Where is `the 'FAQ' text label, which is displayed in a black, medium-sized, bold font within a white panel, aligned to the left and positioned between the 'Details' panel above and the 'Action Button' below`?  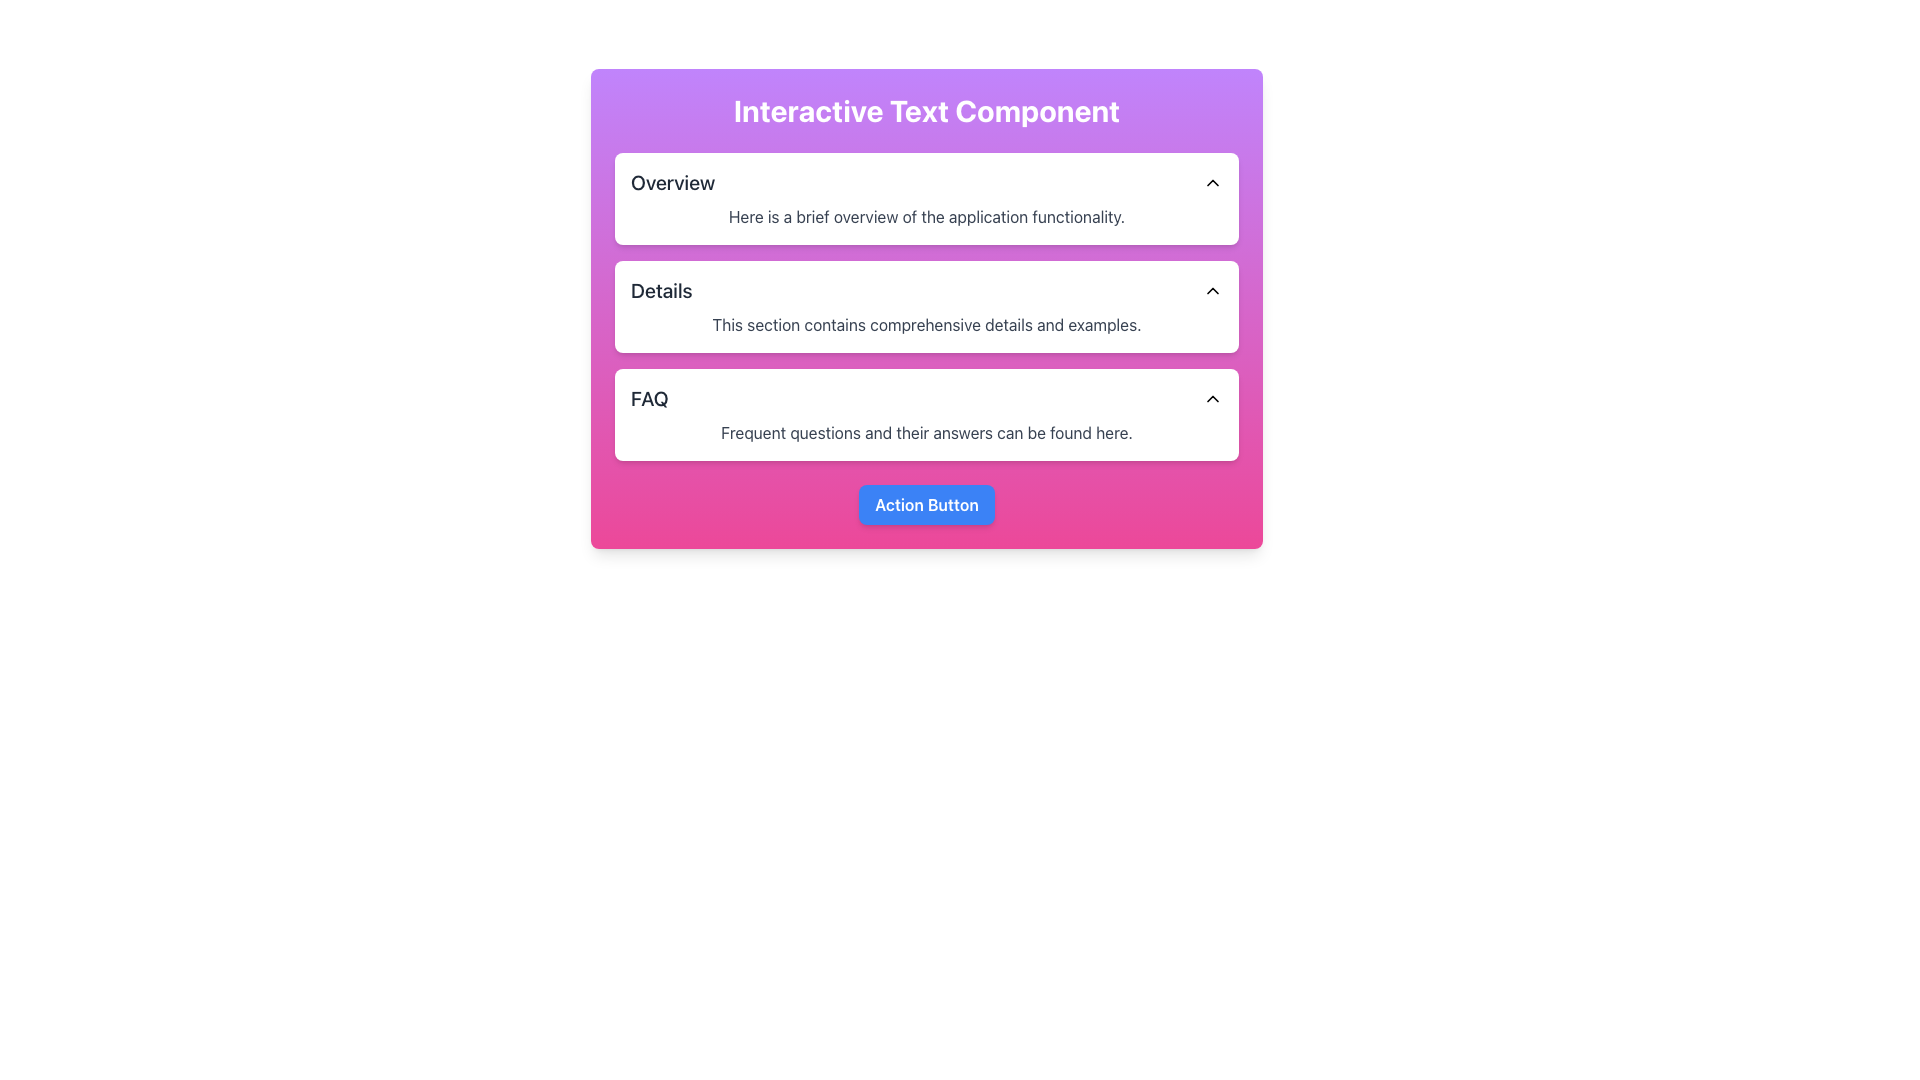 the 'FAQ' text label, which is displayed in a black, medium-sized, bold font within a white panel, aligned to the left and positioned between the 'Details' panel above and the 'Action Button' below is located at coordinates (649, 398).